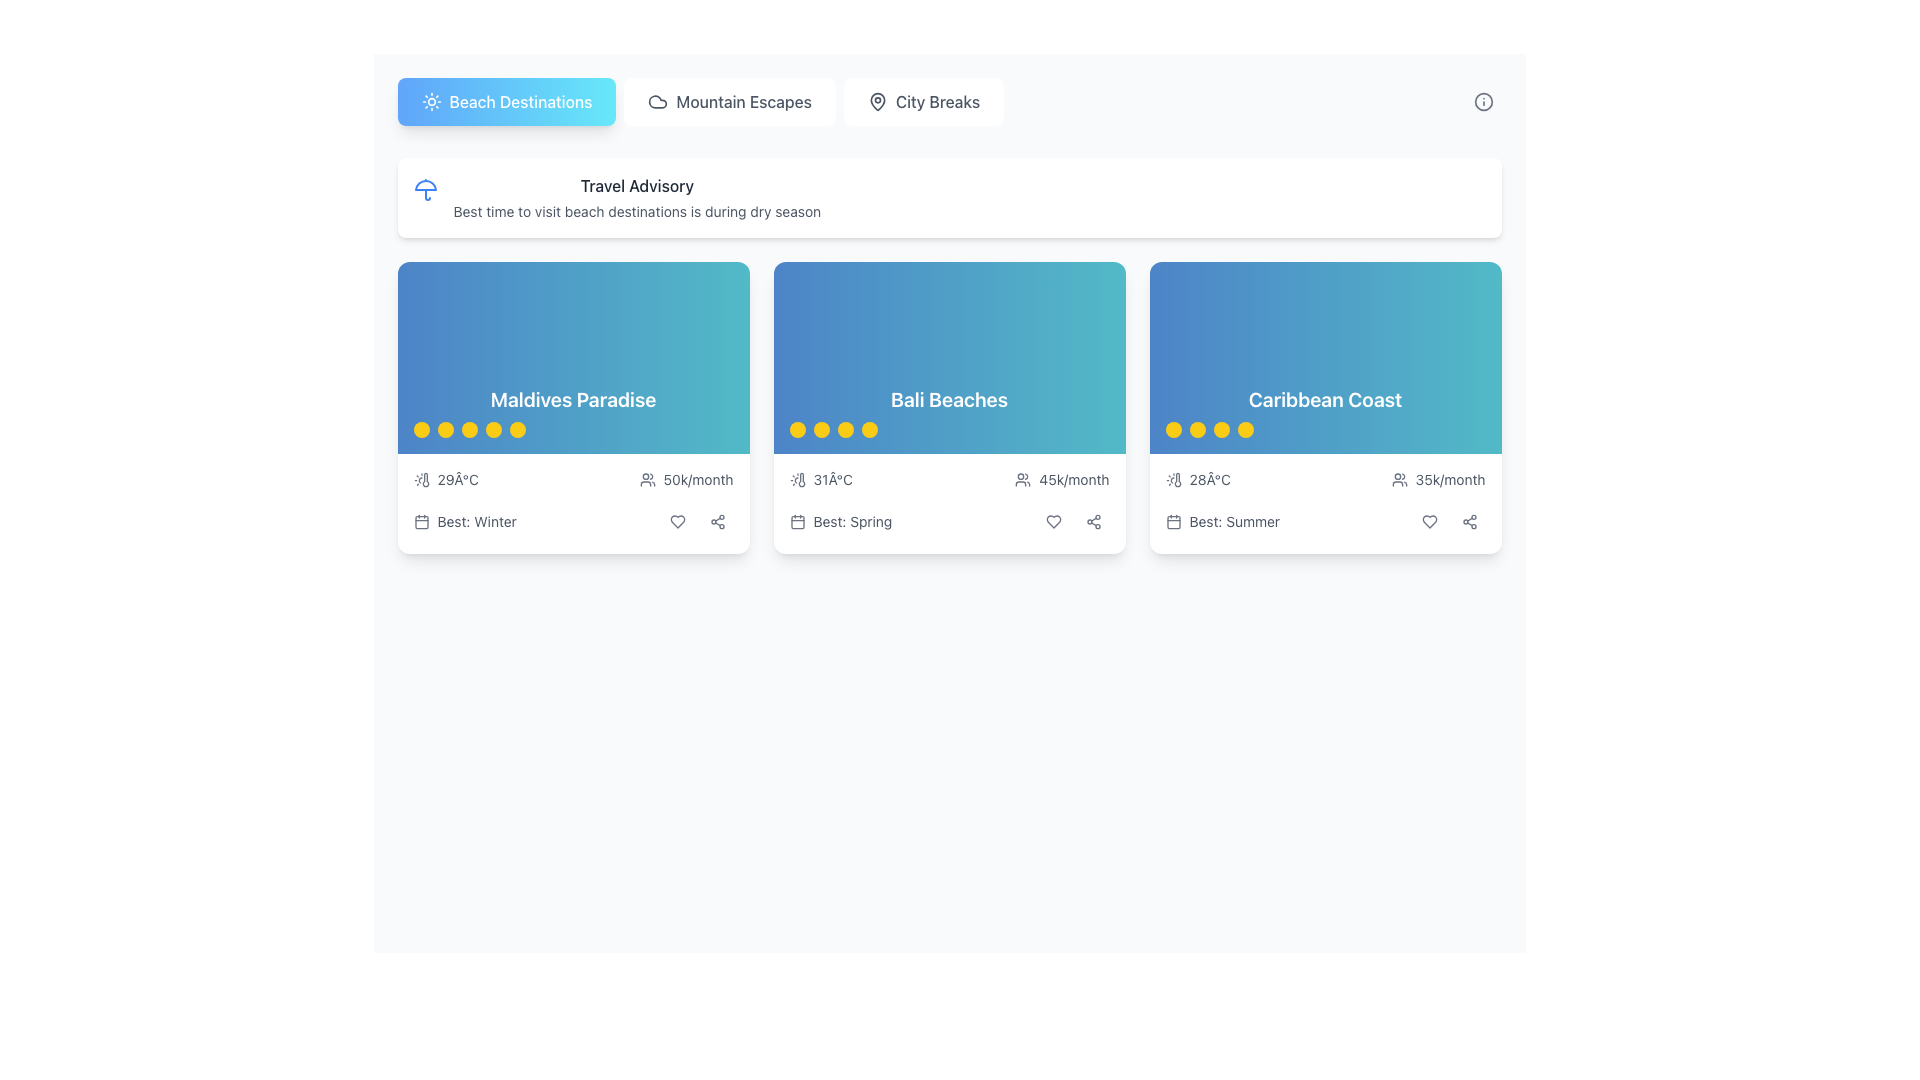 The width and height of the screenshot is (1920, 1080). I want to click on the interactive button with a heart icon located in the bottom right corner of the 'Caribbean Coast' card to mark it as a favorite, so click(1428, 520).